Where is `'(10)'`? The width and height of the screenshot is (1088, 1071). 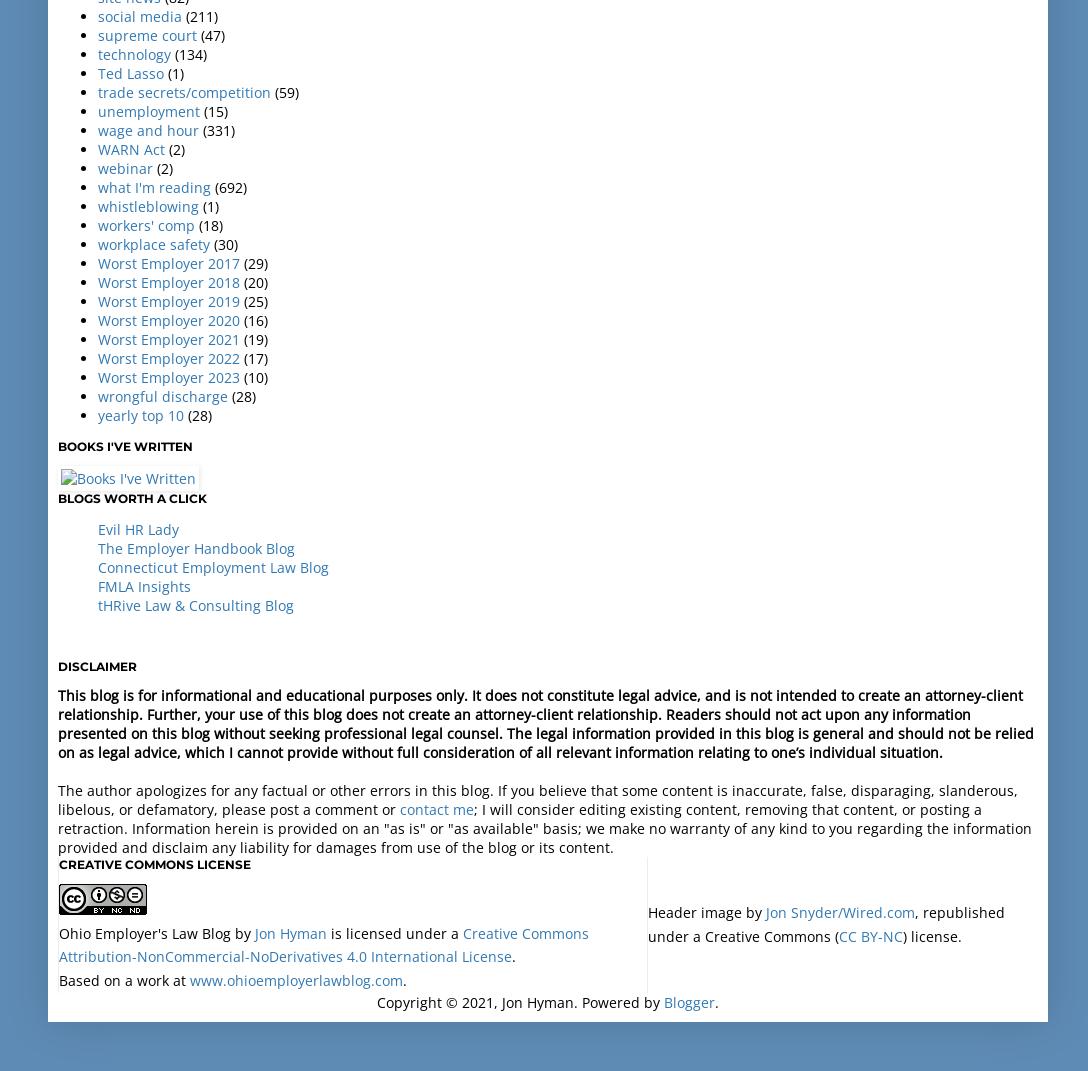
'(10)' is located at coordinates (243, 375).